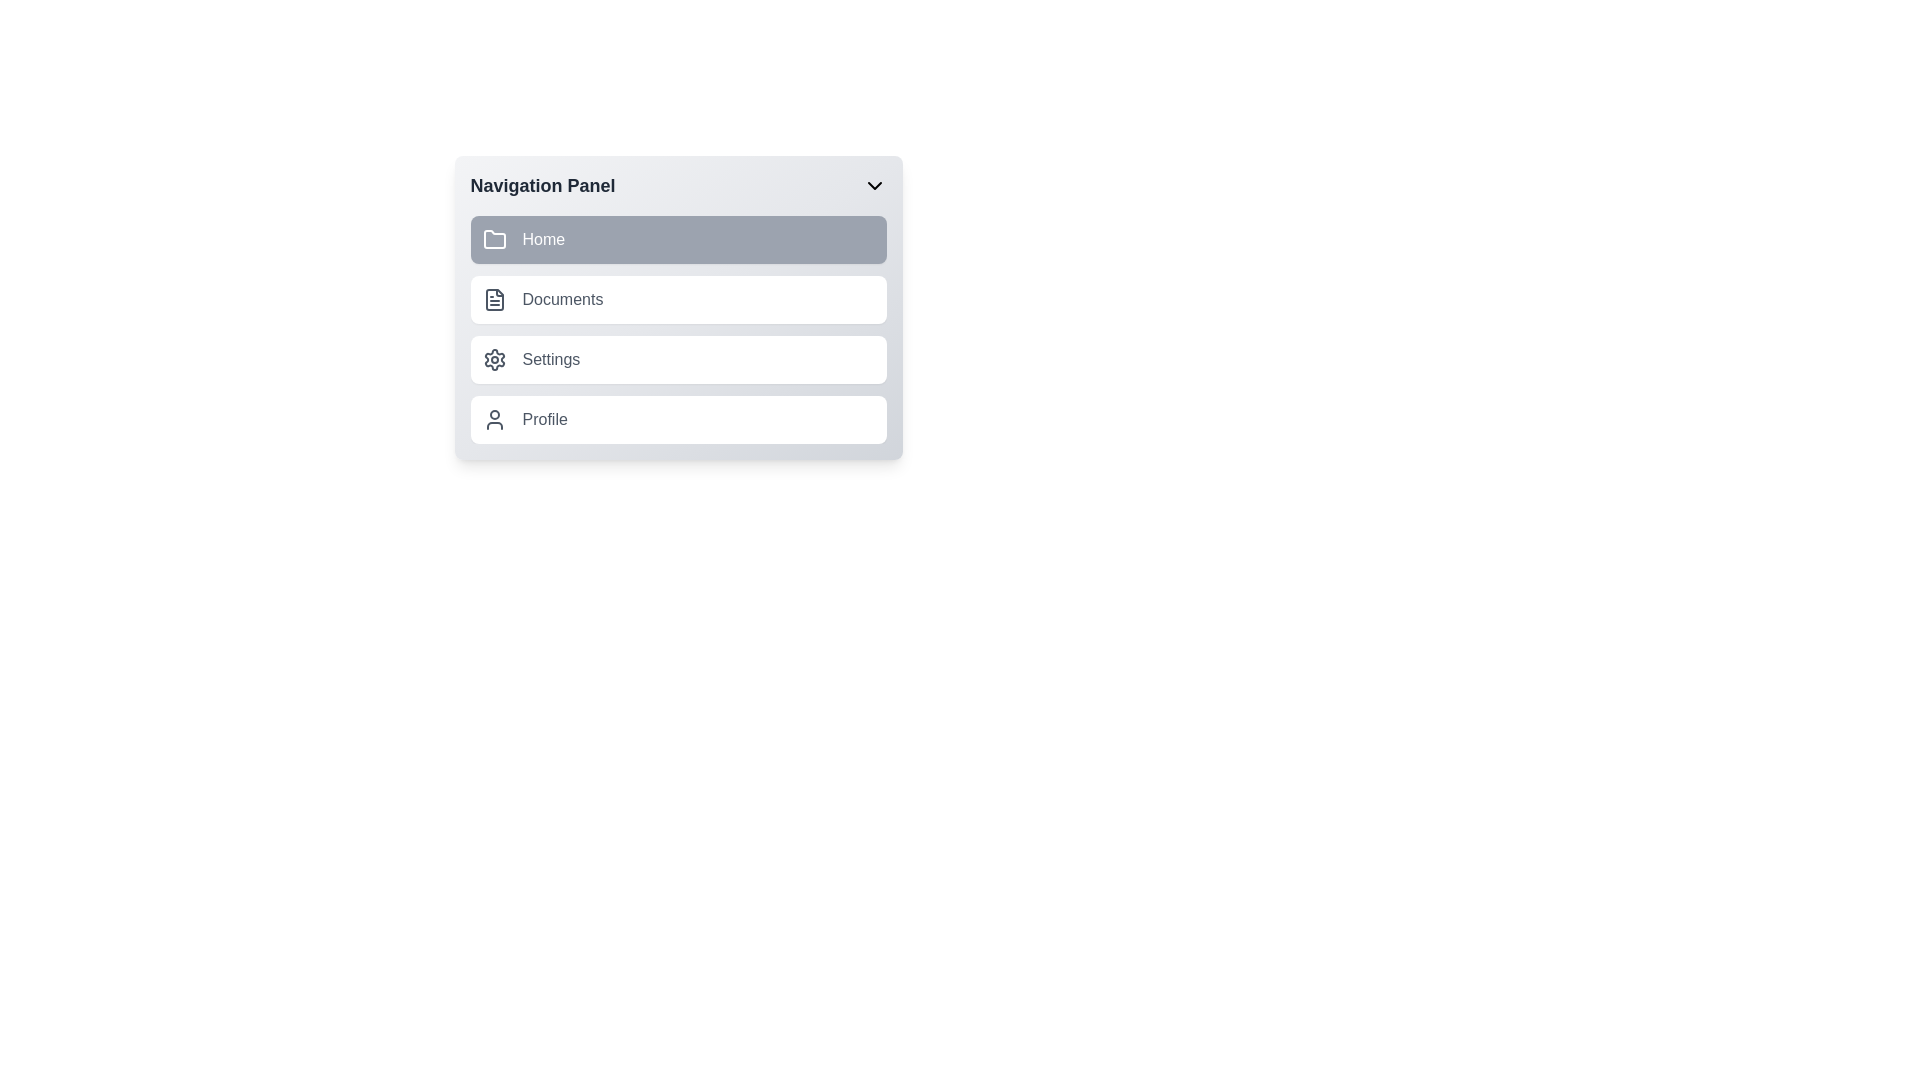 Image resolution: width=1920 pixels, height=1080 pixels. I want to click on the user profile icon located in the 'Profile' row of the vertical navigation menu, positioned to the left of the 'Profile' label text, so click(494, 419).